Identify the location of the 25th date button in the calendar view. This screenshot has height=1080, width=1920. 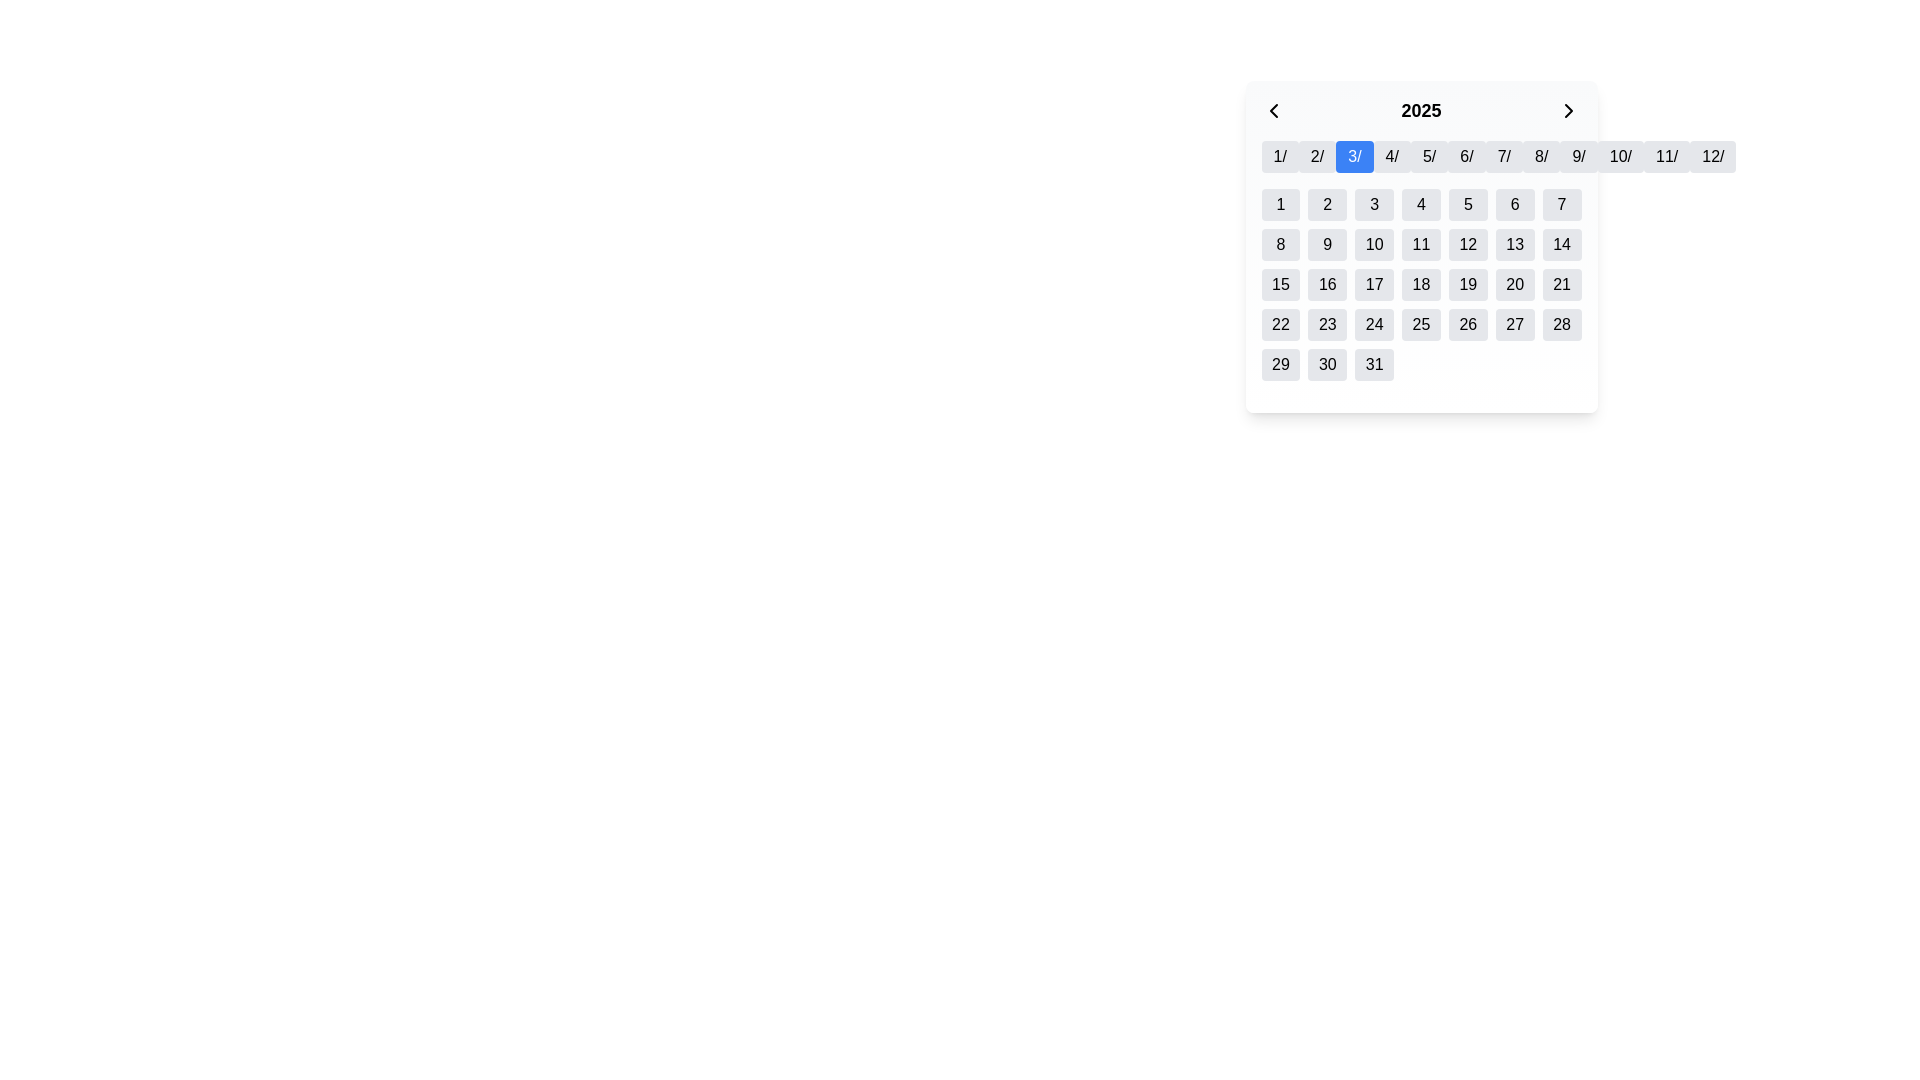
(1420, 323).